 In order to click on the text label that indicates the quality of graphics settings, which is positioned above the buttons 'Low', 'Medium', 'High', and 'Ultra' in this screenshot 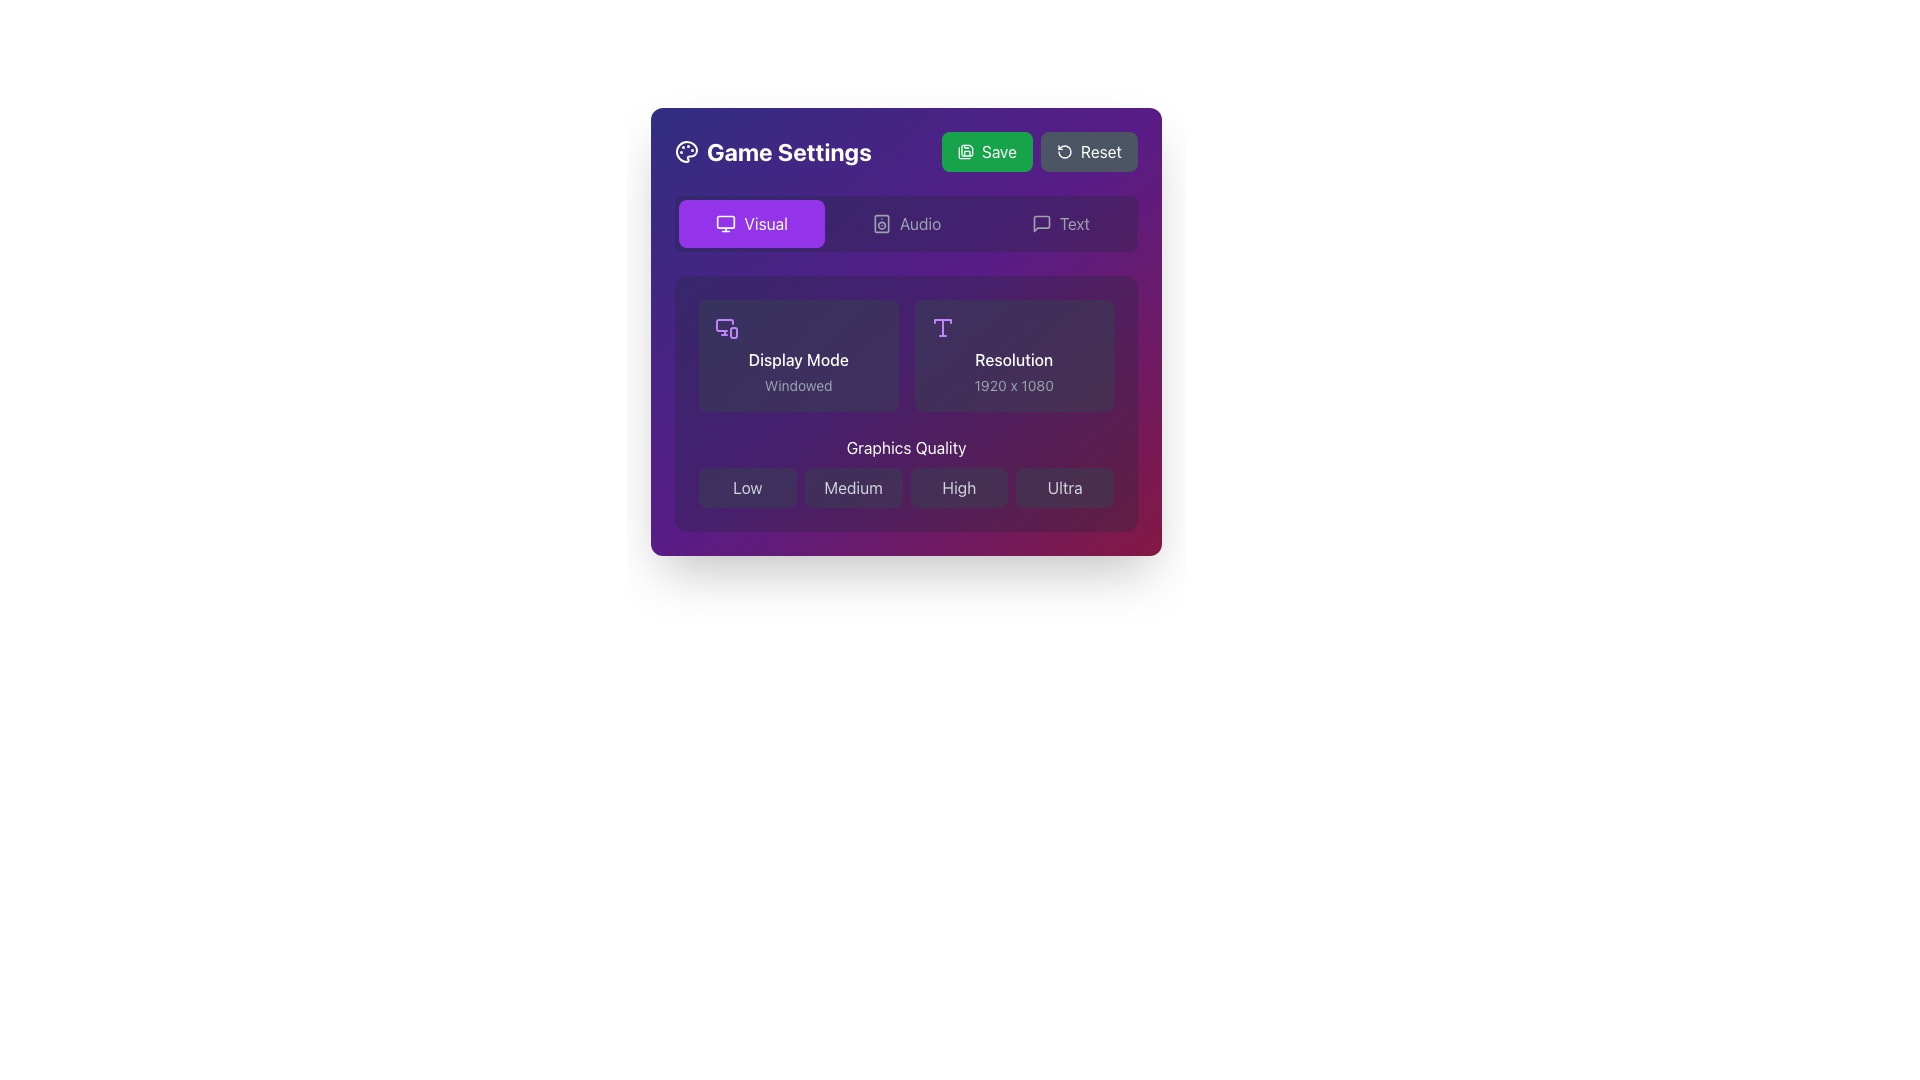, I will do `click(905, 446)`.